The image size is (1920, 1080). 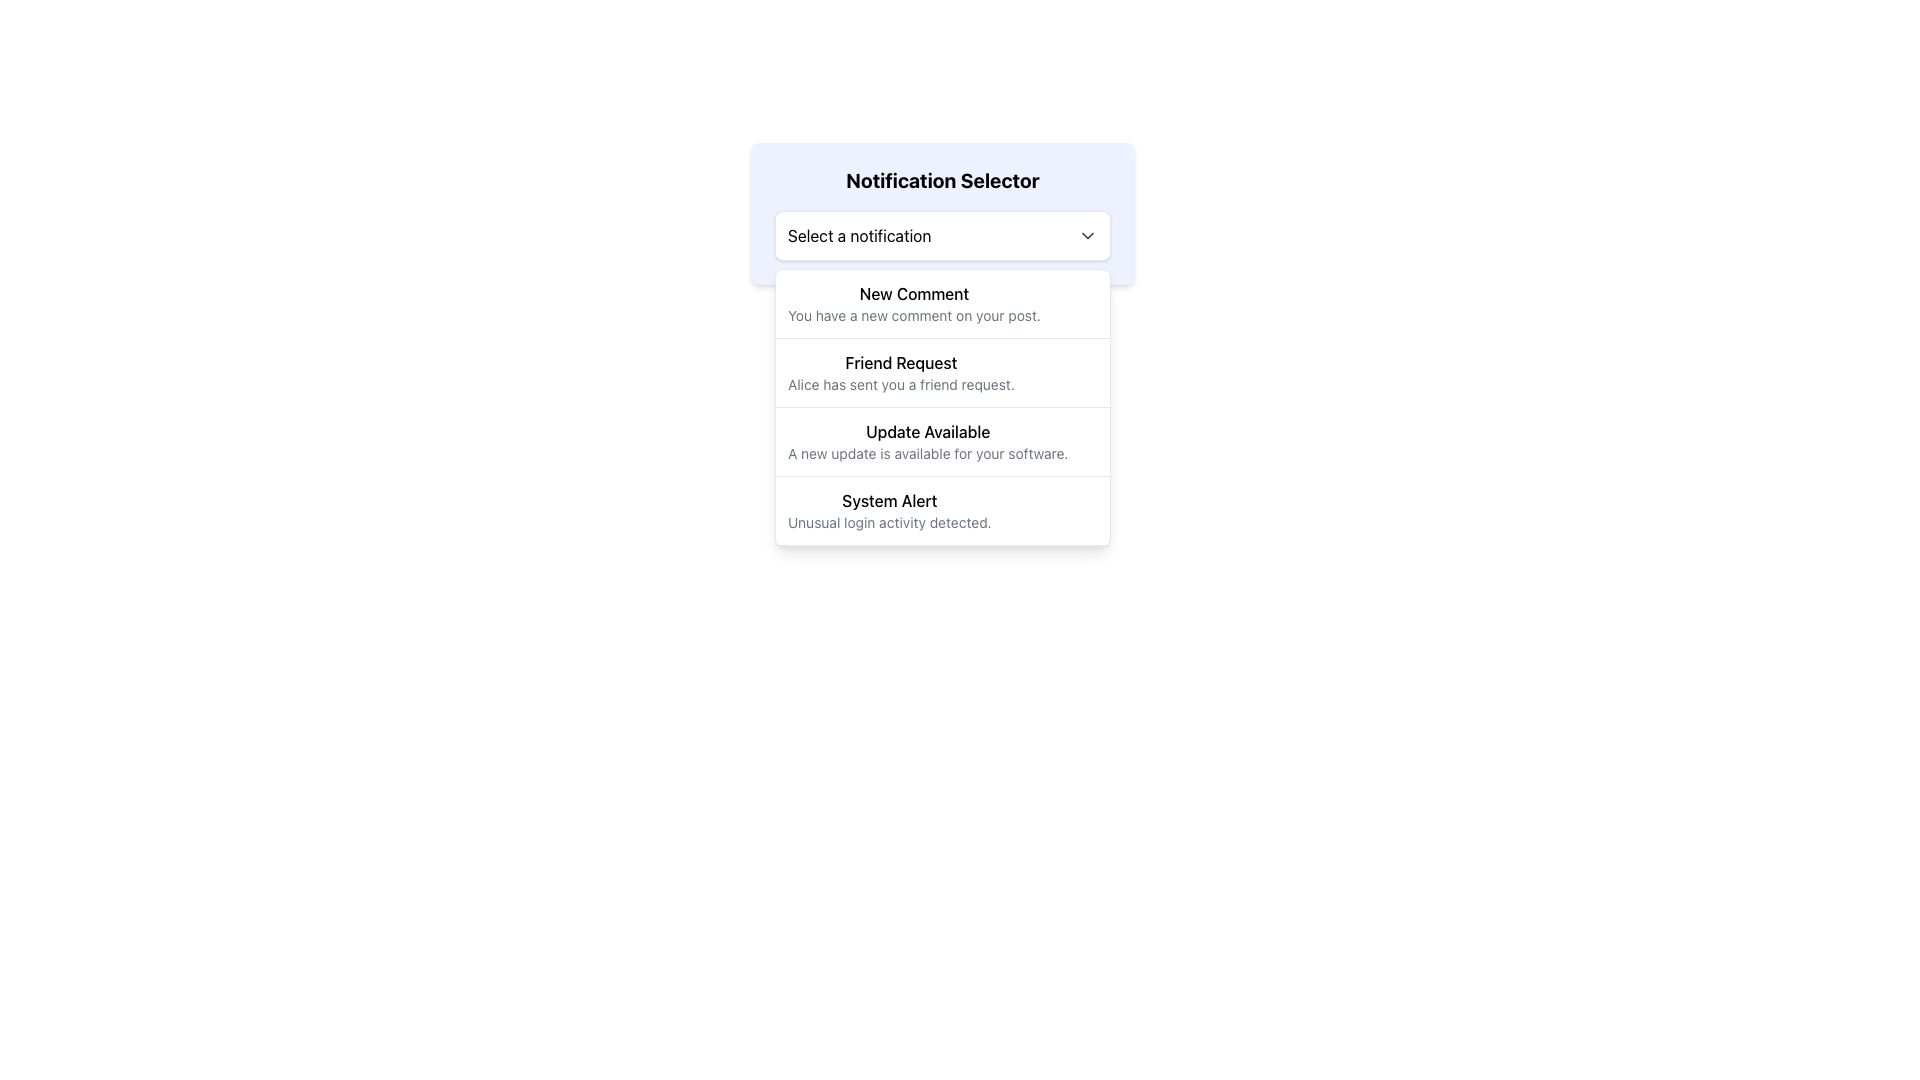 What do you see at coordinates (941, 407) in the screenshot?
I see `the 'Update Available' notification list item, which is the third entry in the dropdown notification list` at bounding box center [941, 407].